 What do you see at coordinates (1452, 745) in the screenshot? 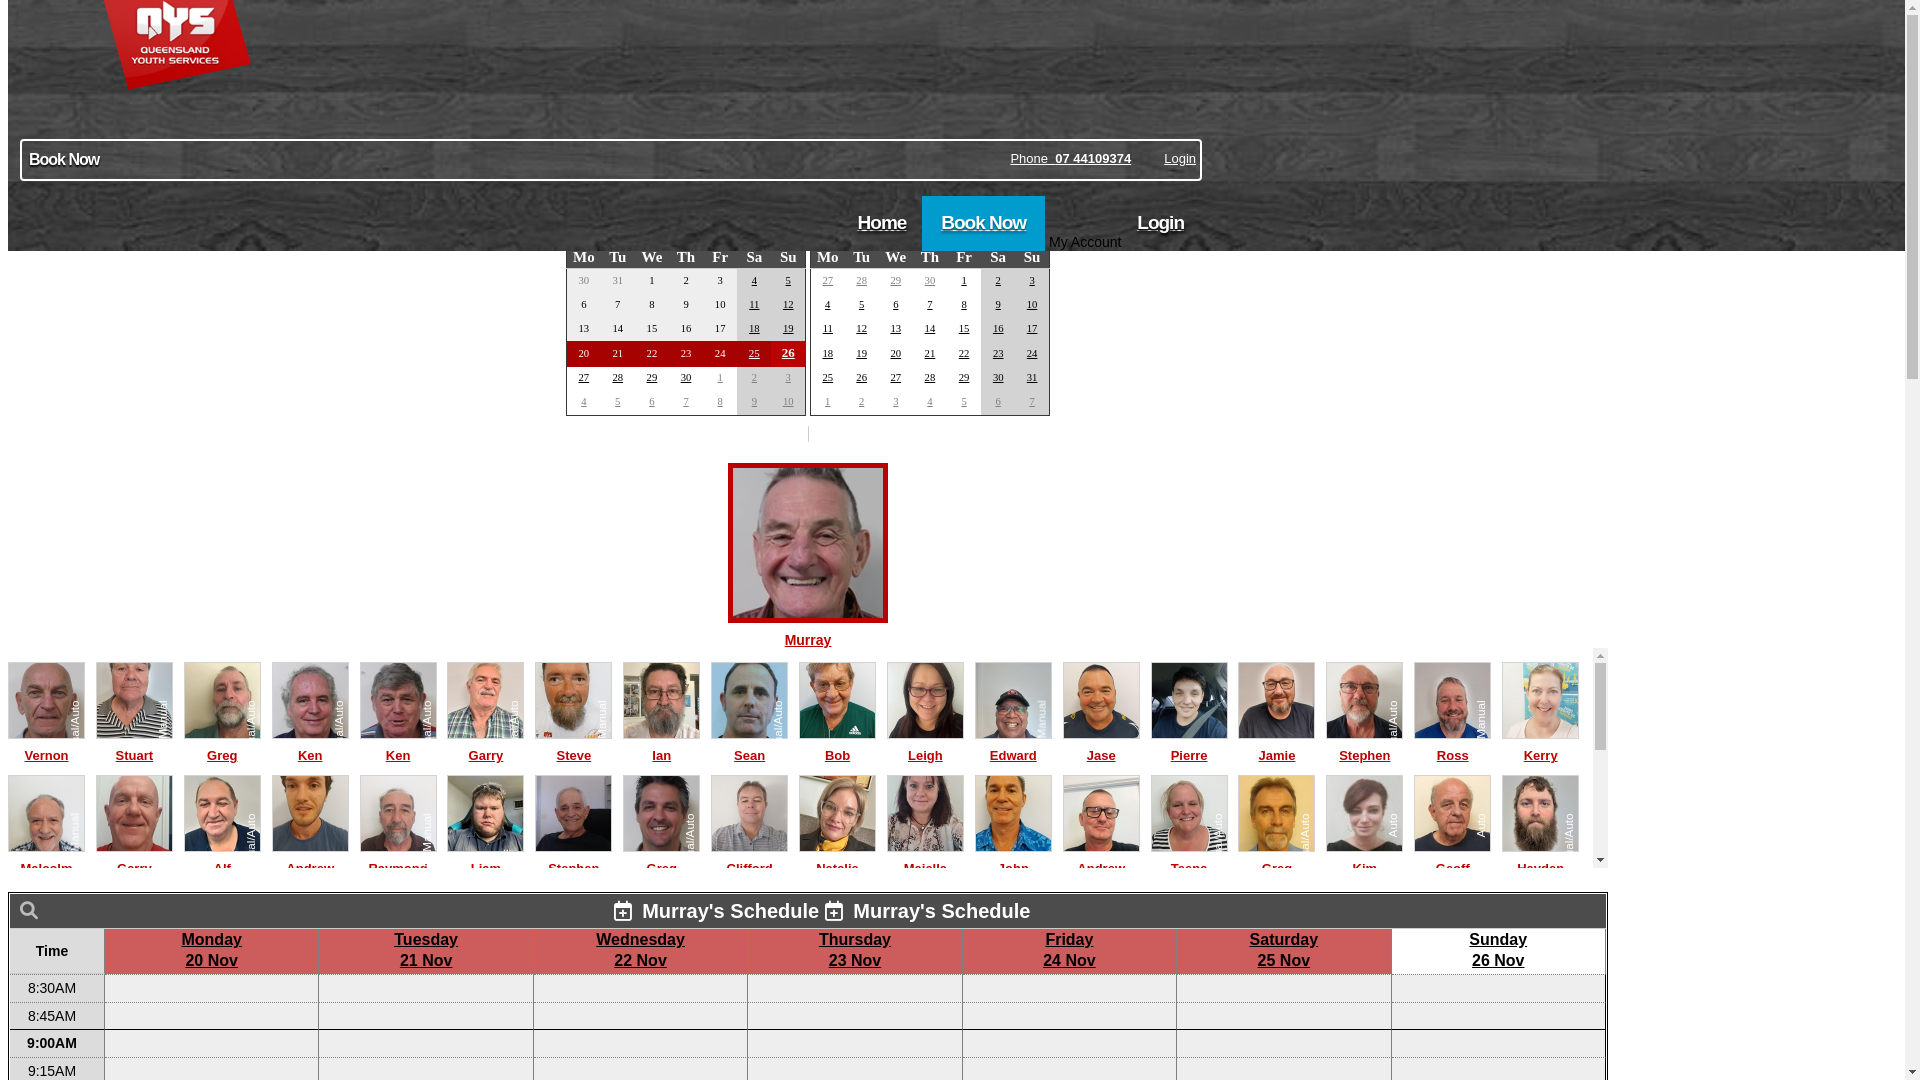
I see `'Ross` at bounding box center [1452, 745].